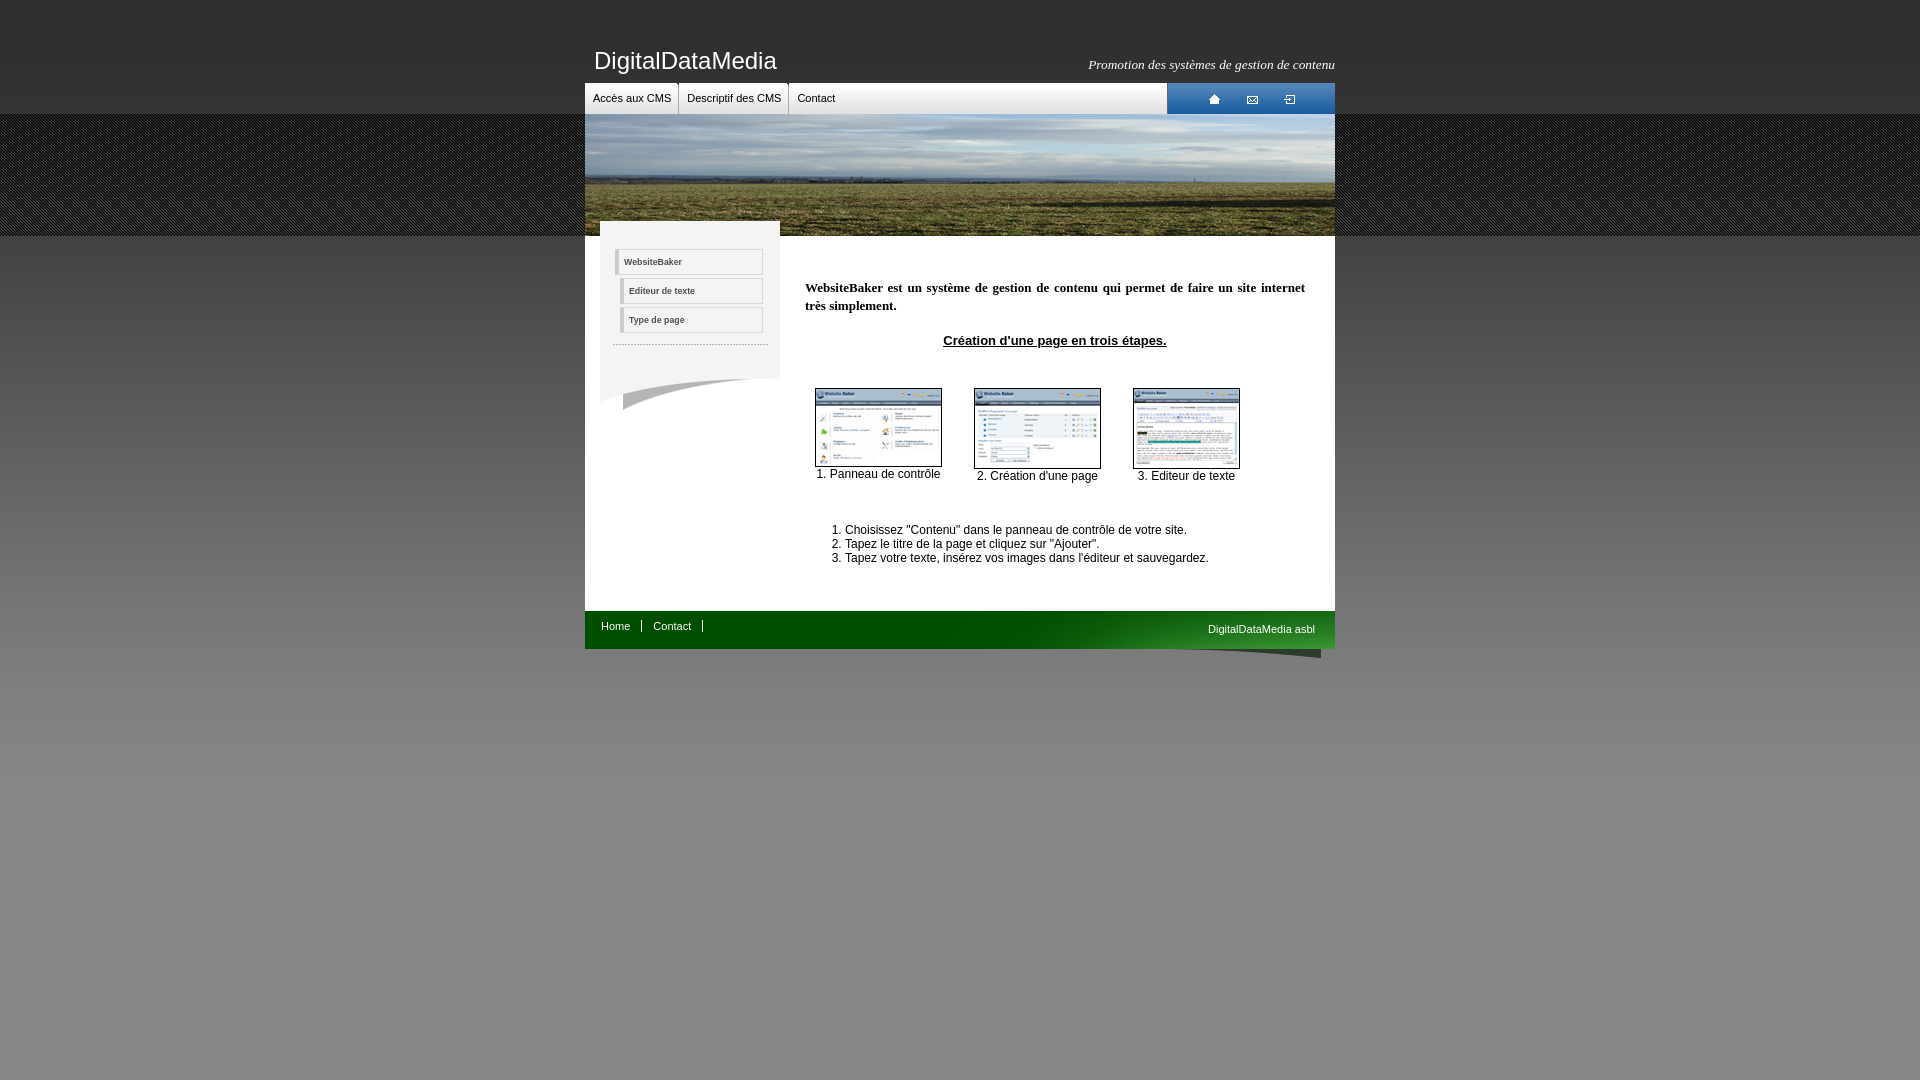  What do you see at coordinates (816, 97) in the screenshot?
I see `'Contact'` at bounding box center [816, 97].